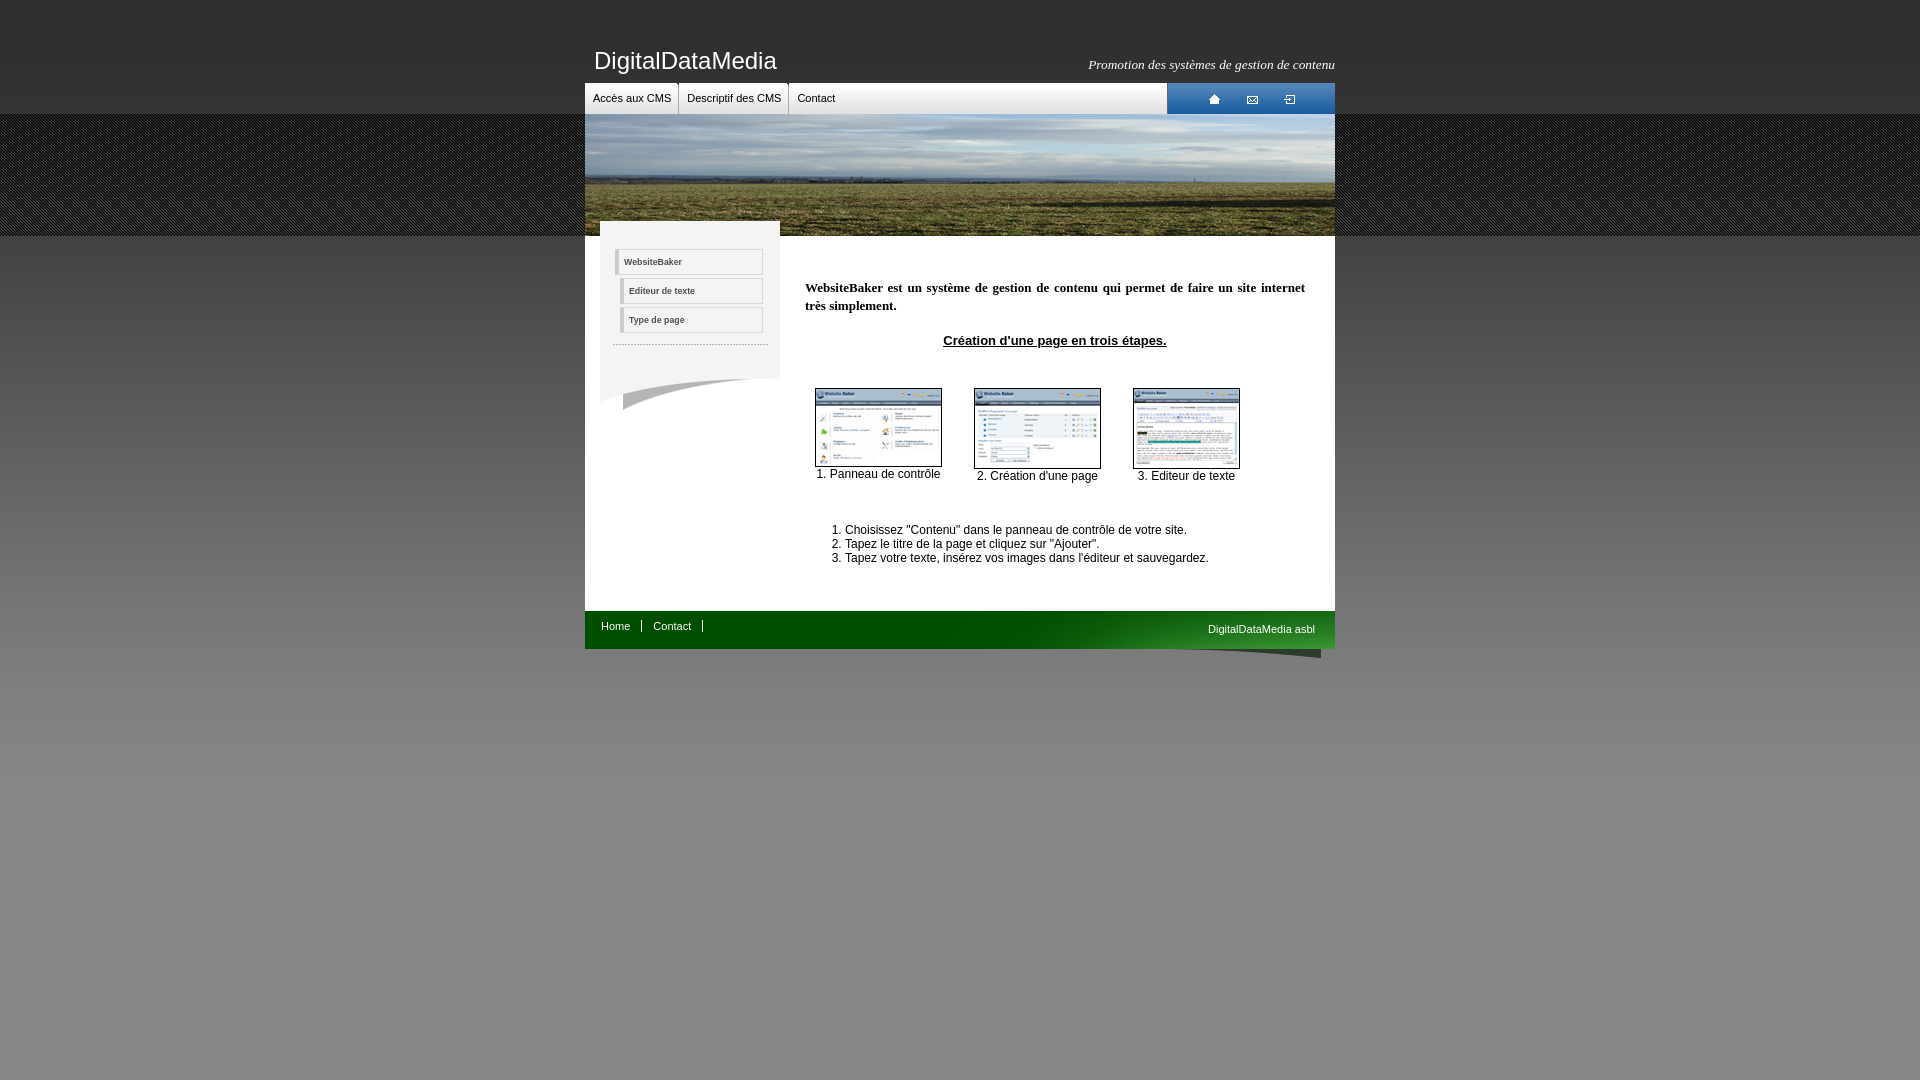  What do you see at coordinates (816, 97) in the screenshot?
I see `'Contact'` at bounding box center [816, 97].